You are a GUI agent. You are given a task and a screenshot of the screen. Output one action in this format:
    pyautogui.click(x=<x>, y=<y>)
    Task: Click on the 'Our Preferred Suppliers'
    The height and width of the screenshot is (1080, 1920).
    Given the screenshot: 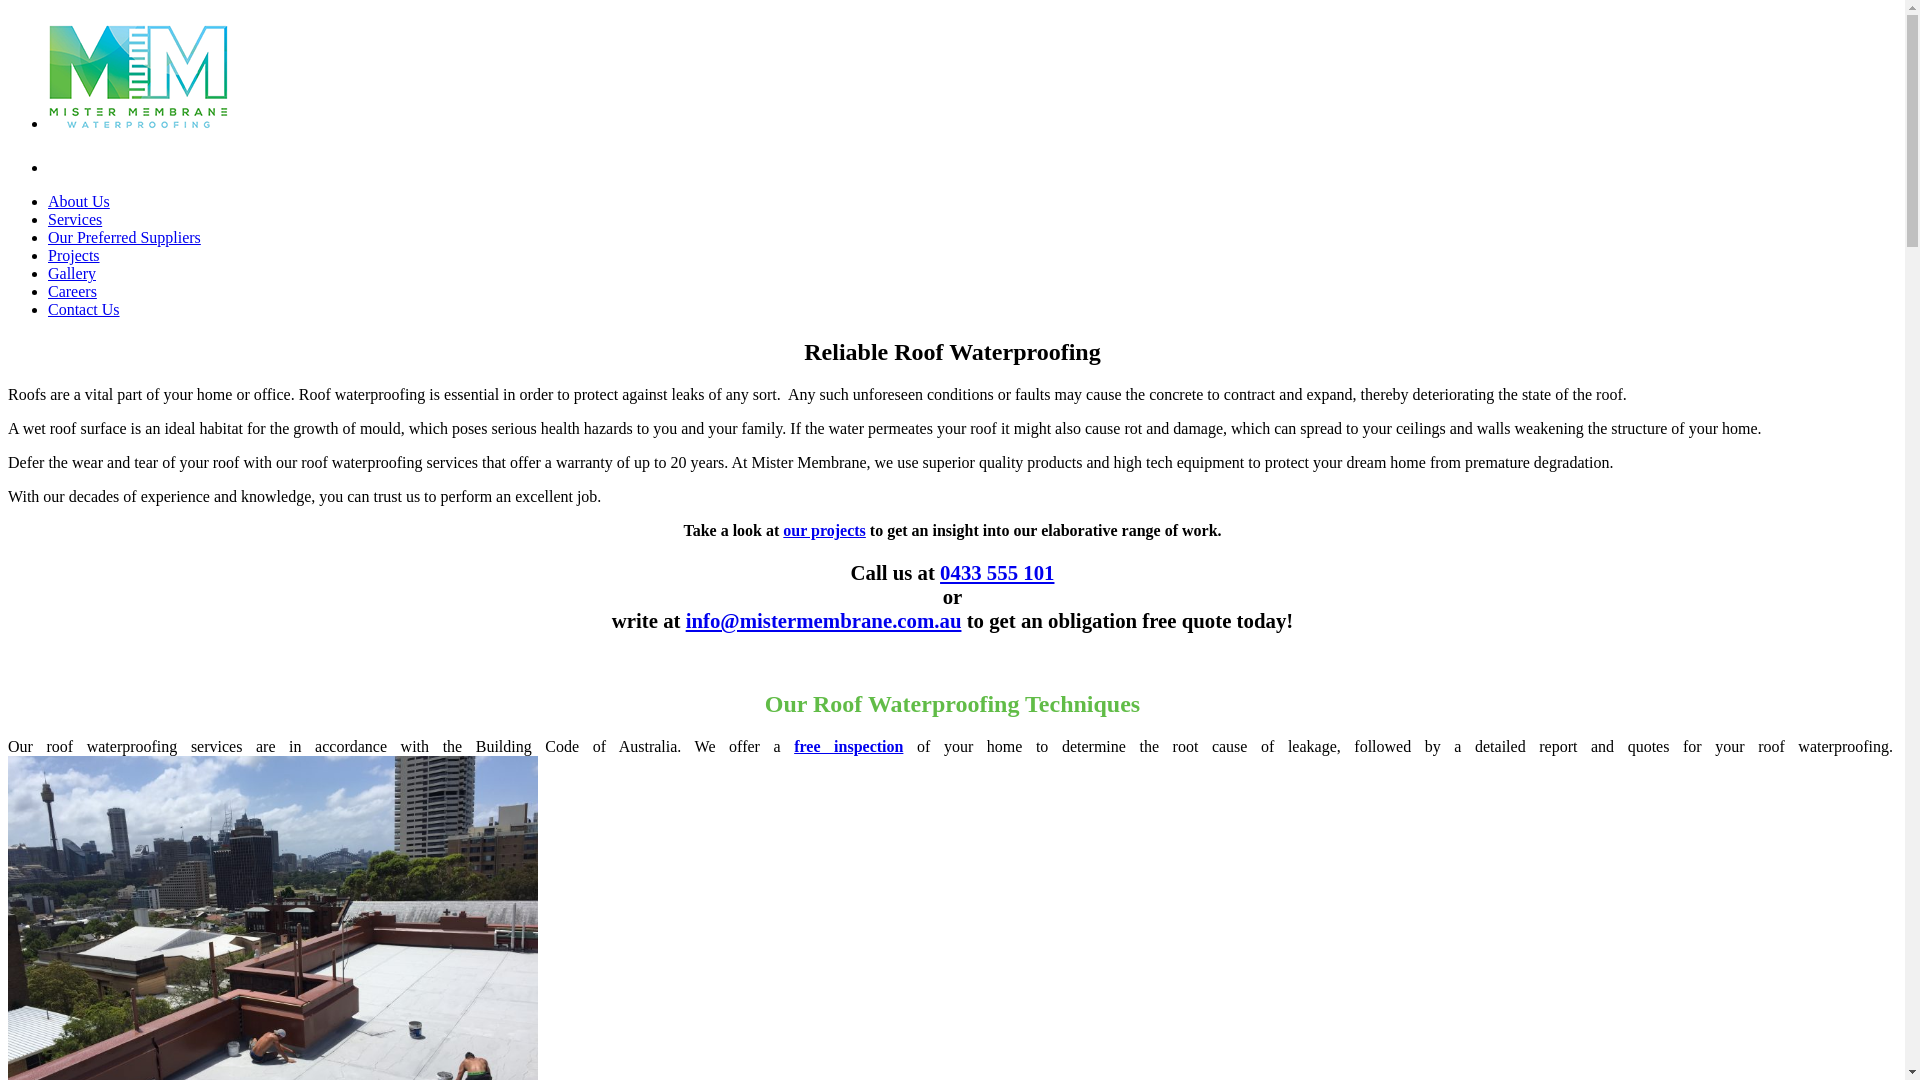 What is the action you would take?
    pyautogui.click(x=123, y=236)
    